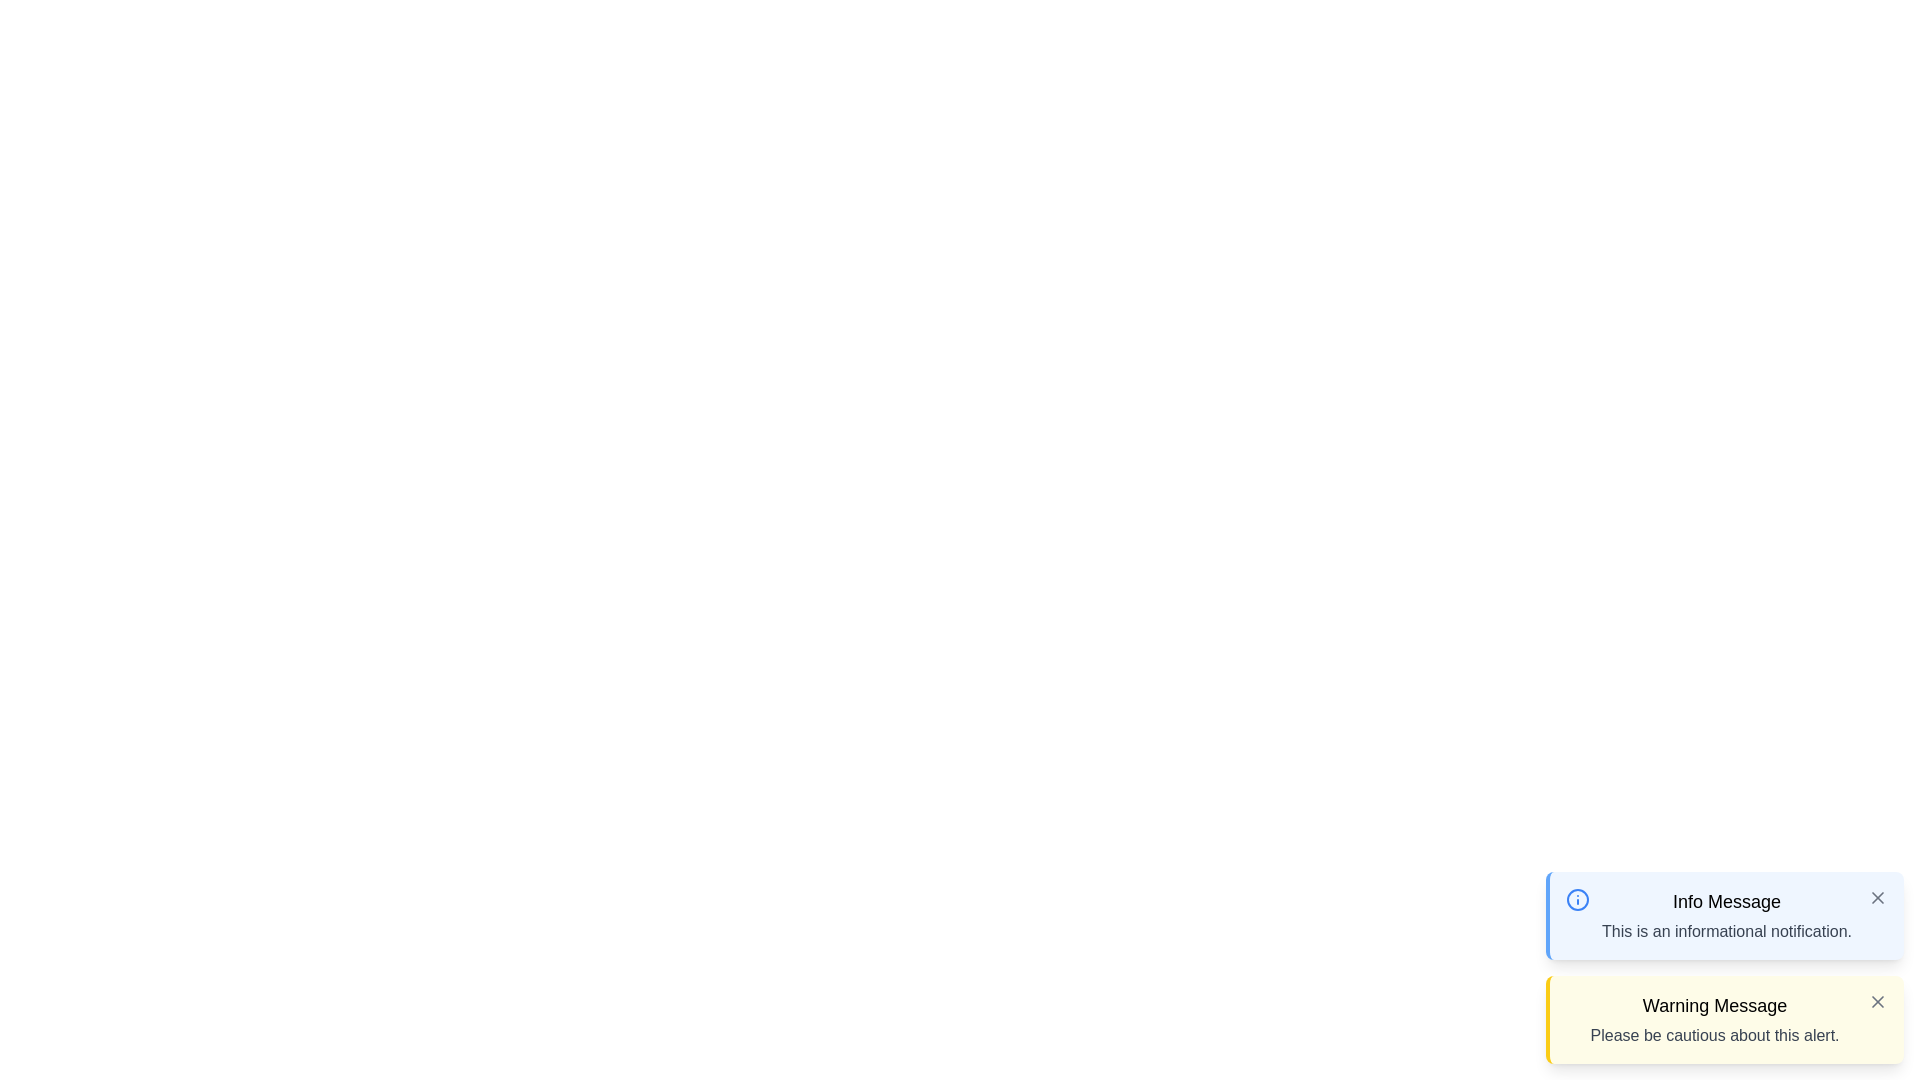 Image resolution: width=1920 pixels, height=1080 pixels. Describe the element at coordinates (1726, 902) in the screenshot. I see `the 'Info Message' text label, which is styled with a larger font size and bold weight, located in the upper portion of the blue notification box in the bottom-right corner of the interface` at that location.